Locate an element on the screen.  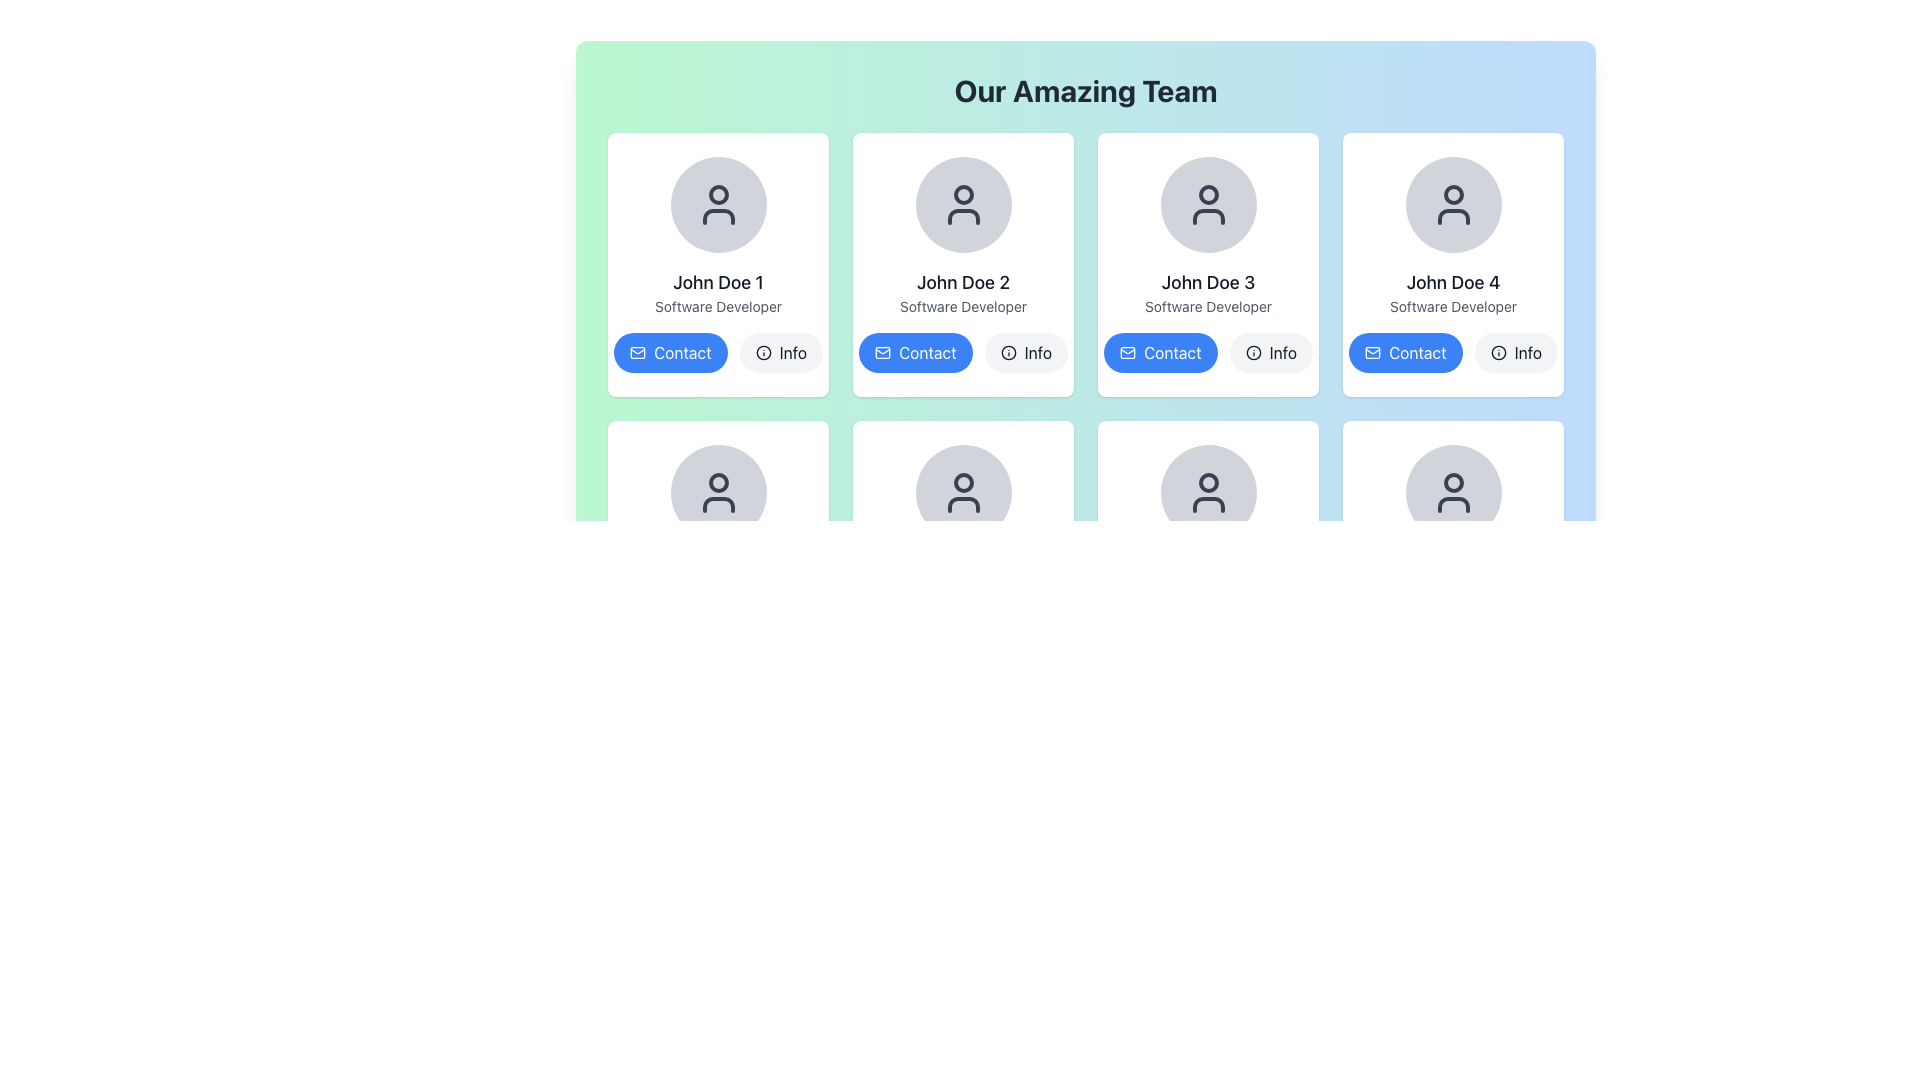
the circular image placeholder for profile representation in the fourth profile card labeled 'John Doe 4', located at the top-right of the profile section is located at coordinates (1453, 204).